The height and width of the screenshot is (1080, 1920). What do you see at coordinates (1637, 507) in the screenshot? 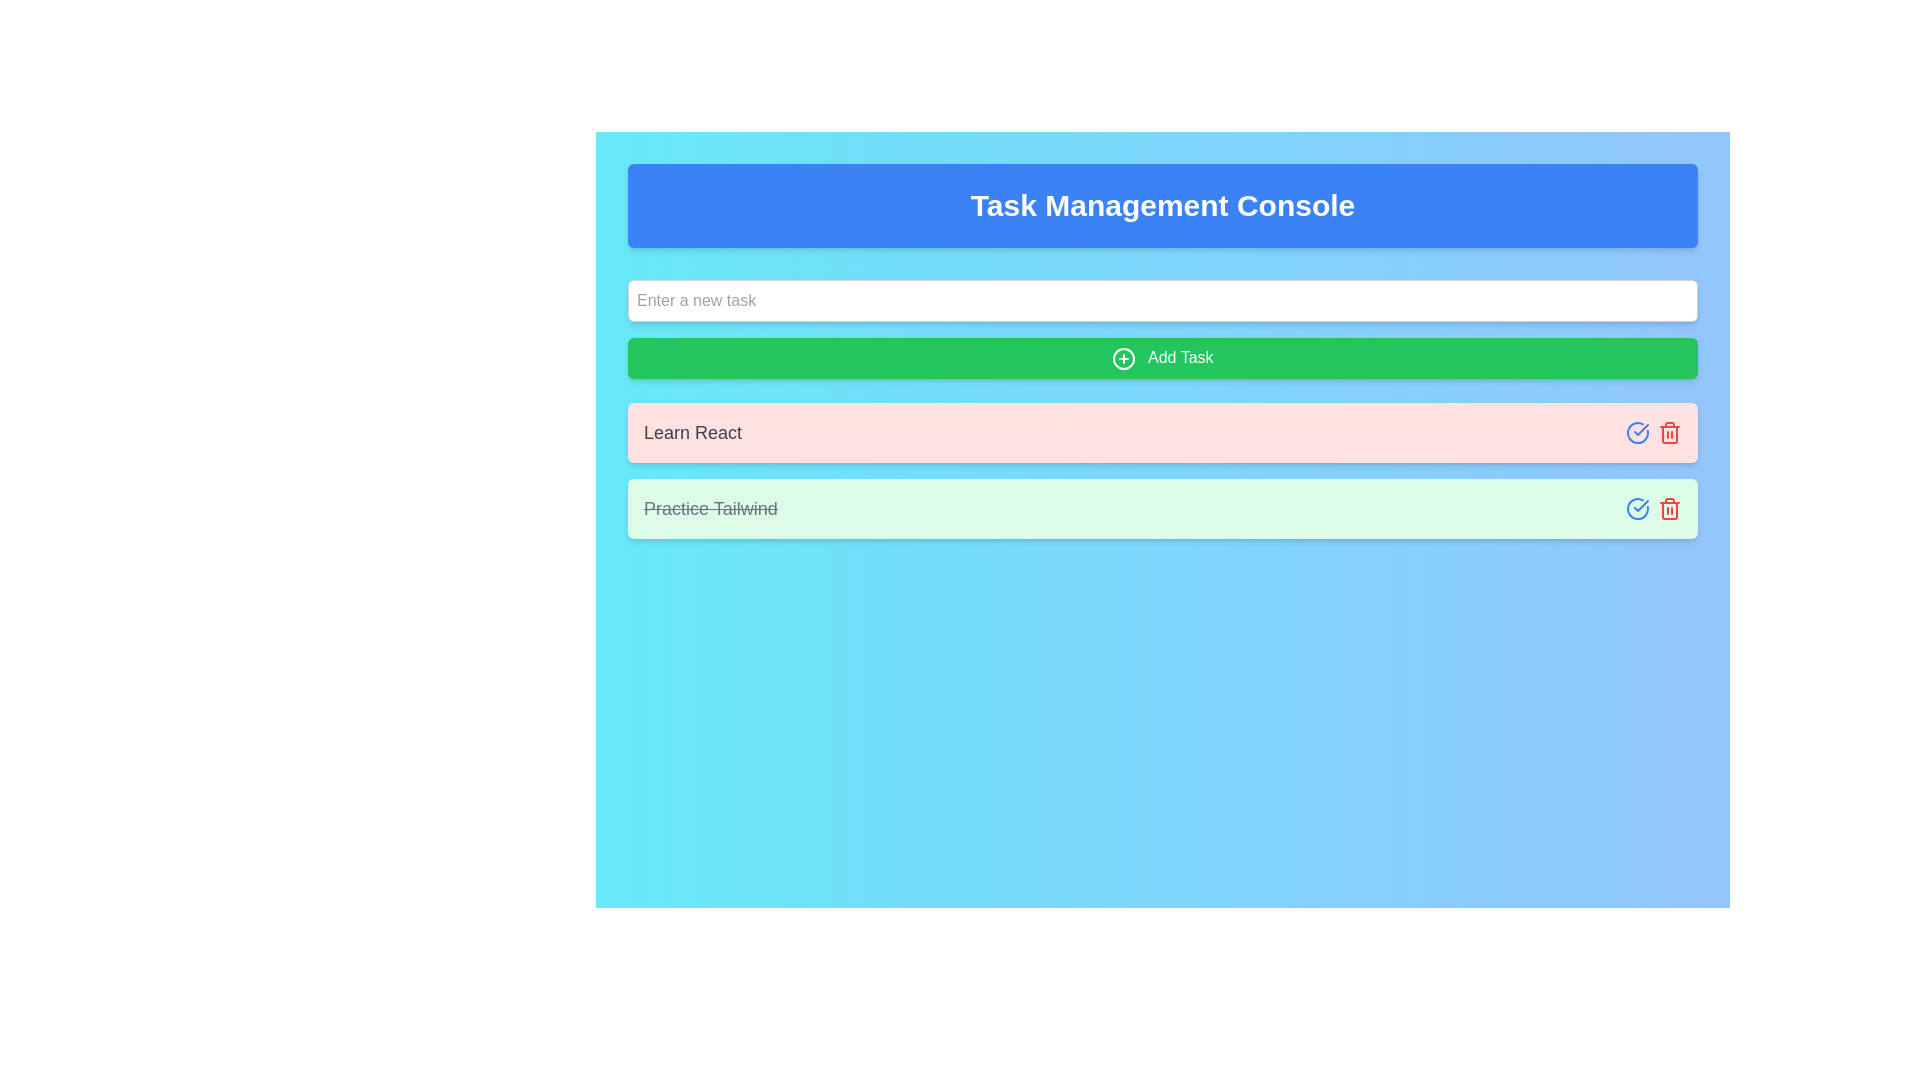
I see `the circular button with a blue outline and checkmark in the center to mark the 'Practice Tailwind' task as completed` at bounding box center [1637, 507].